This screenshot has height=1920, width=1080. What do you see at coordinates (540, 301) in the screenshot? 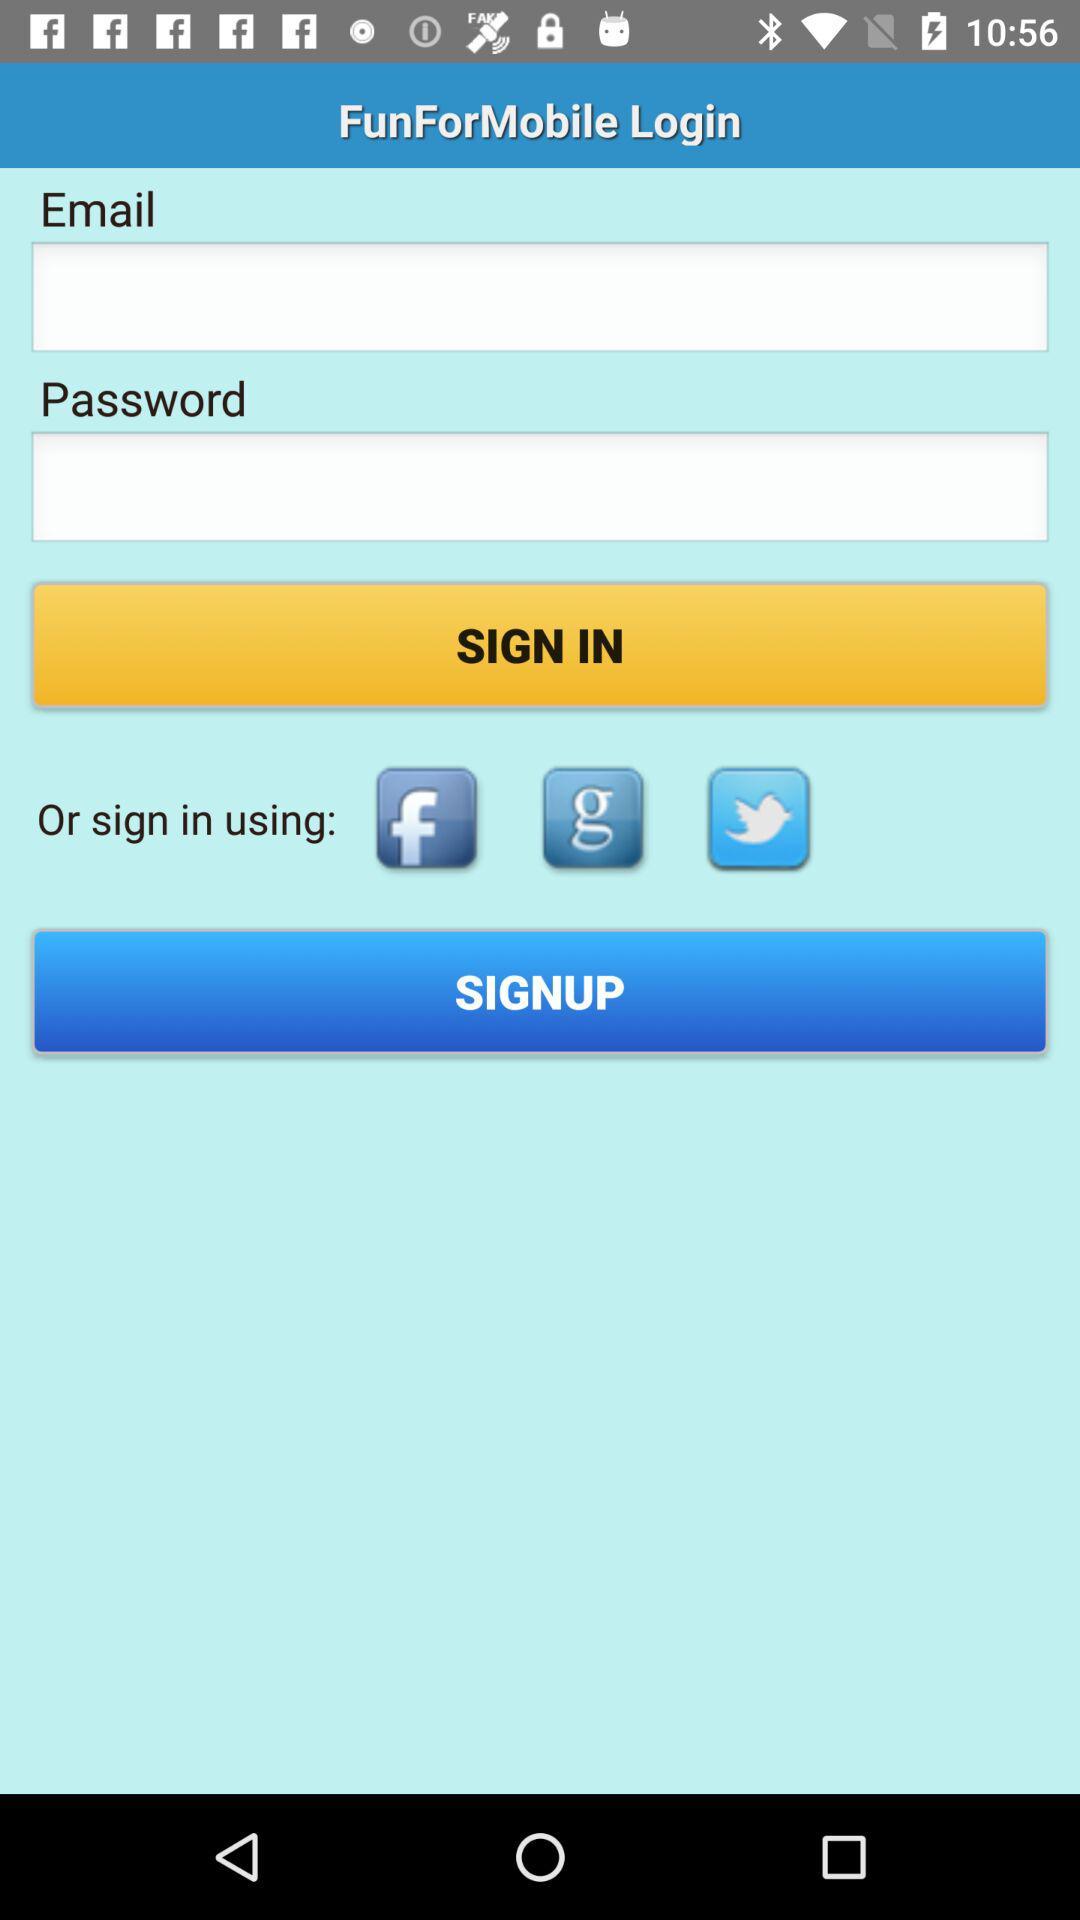
I see `email id` at bounding box center [540, 301].